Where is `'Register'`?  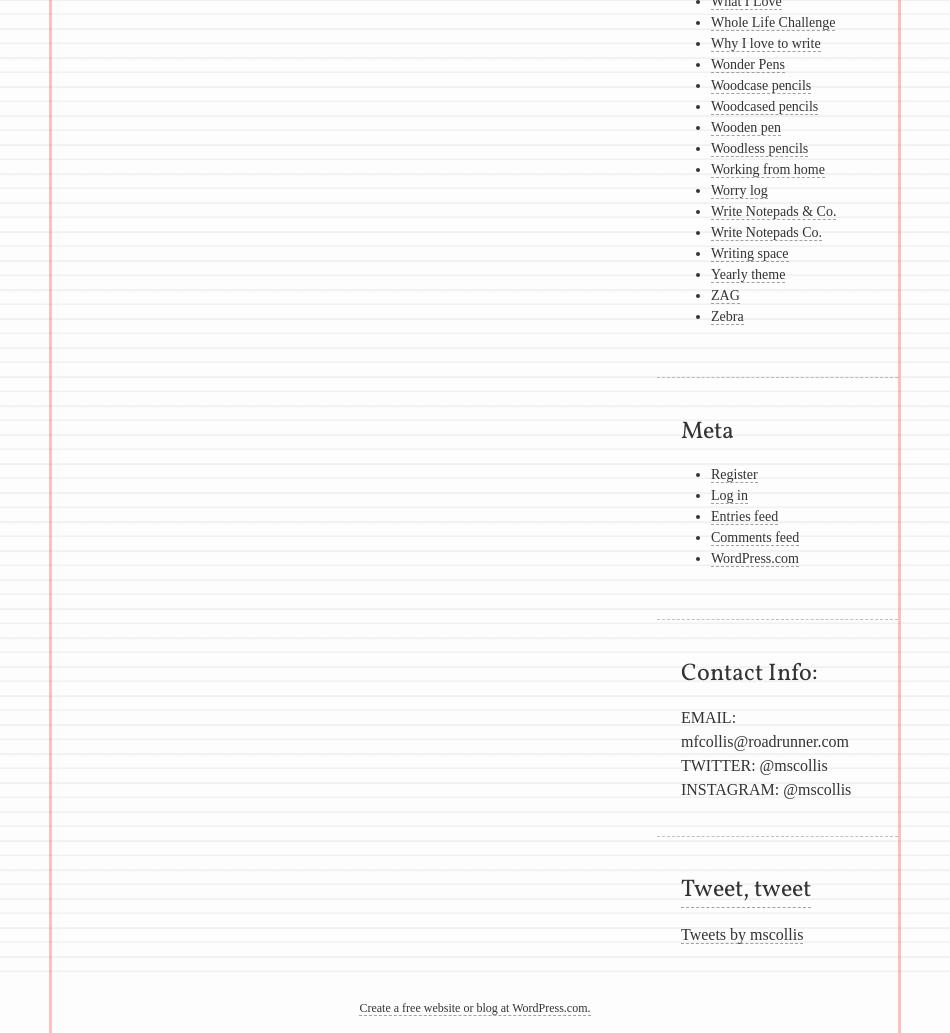
'Register' is located at coordinates (732, 474).